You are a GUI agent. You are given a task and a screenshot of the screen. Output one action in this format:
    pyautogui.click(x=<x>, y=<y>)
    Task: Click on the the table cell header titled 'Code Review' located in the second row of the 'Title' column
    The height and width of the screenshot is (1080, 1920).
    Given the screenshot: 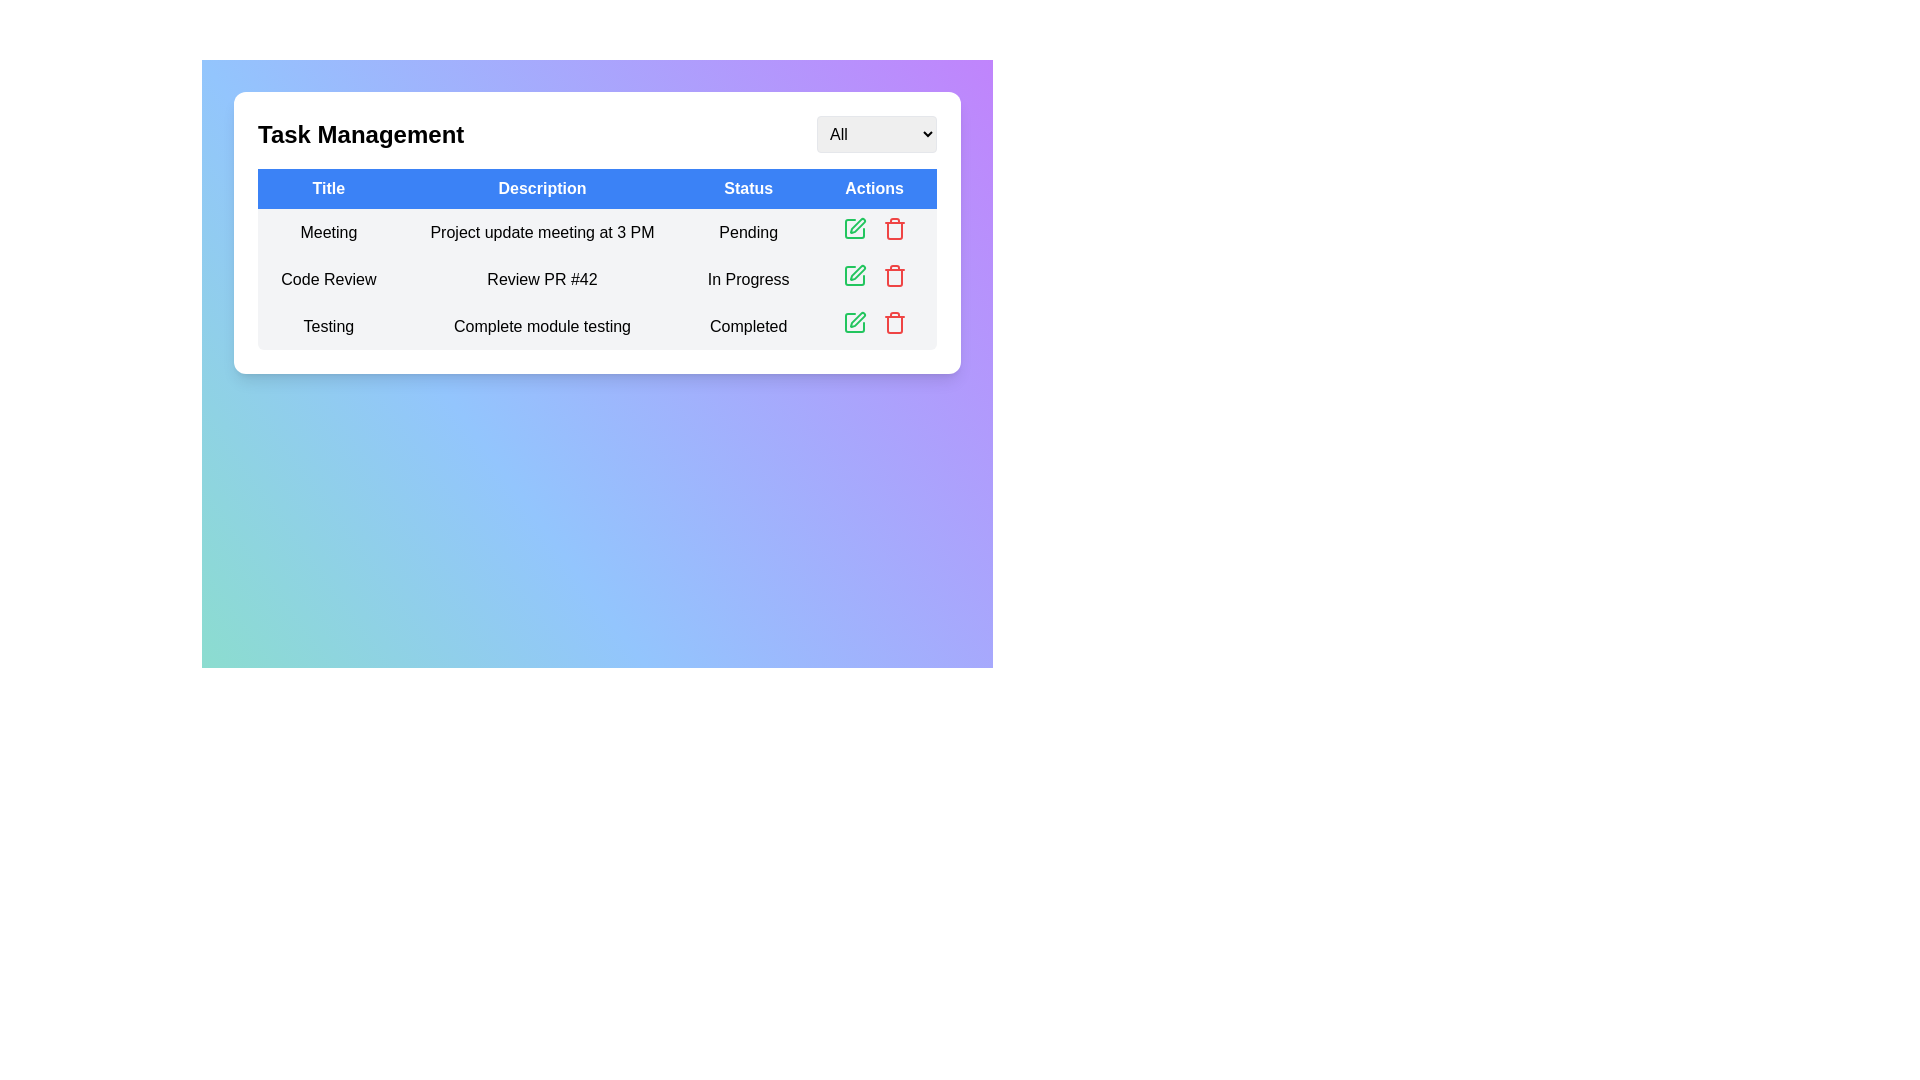 What is the action you would take?
    pyautogui.click(x=328, y=279)
    